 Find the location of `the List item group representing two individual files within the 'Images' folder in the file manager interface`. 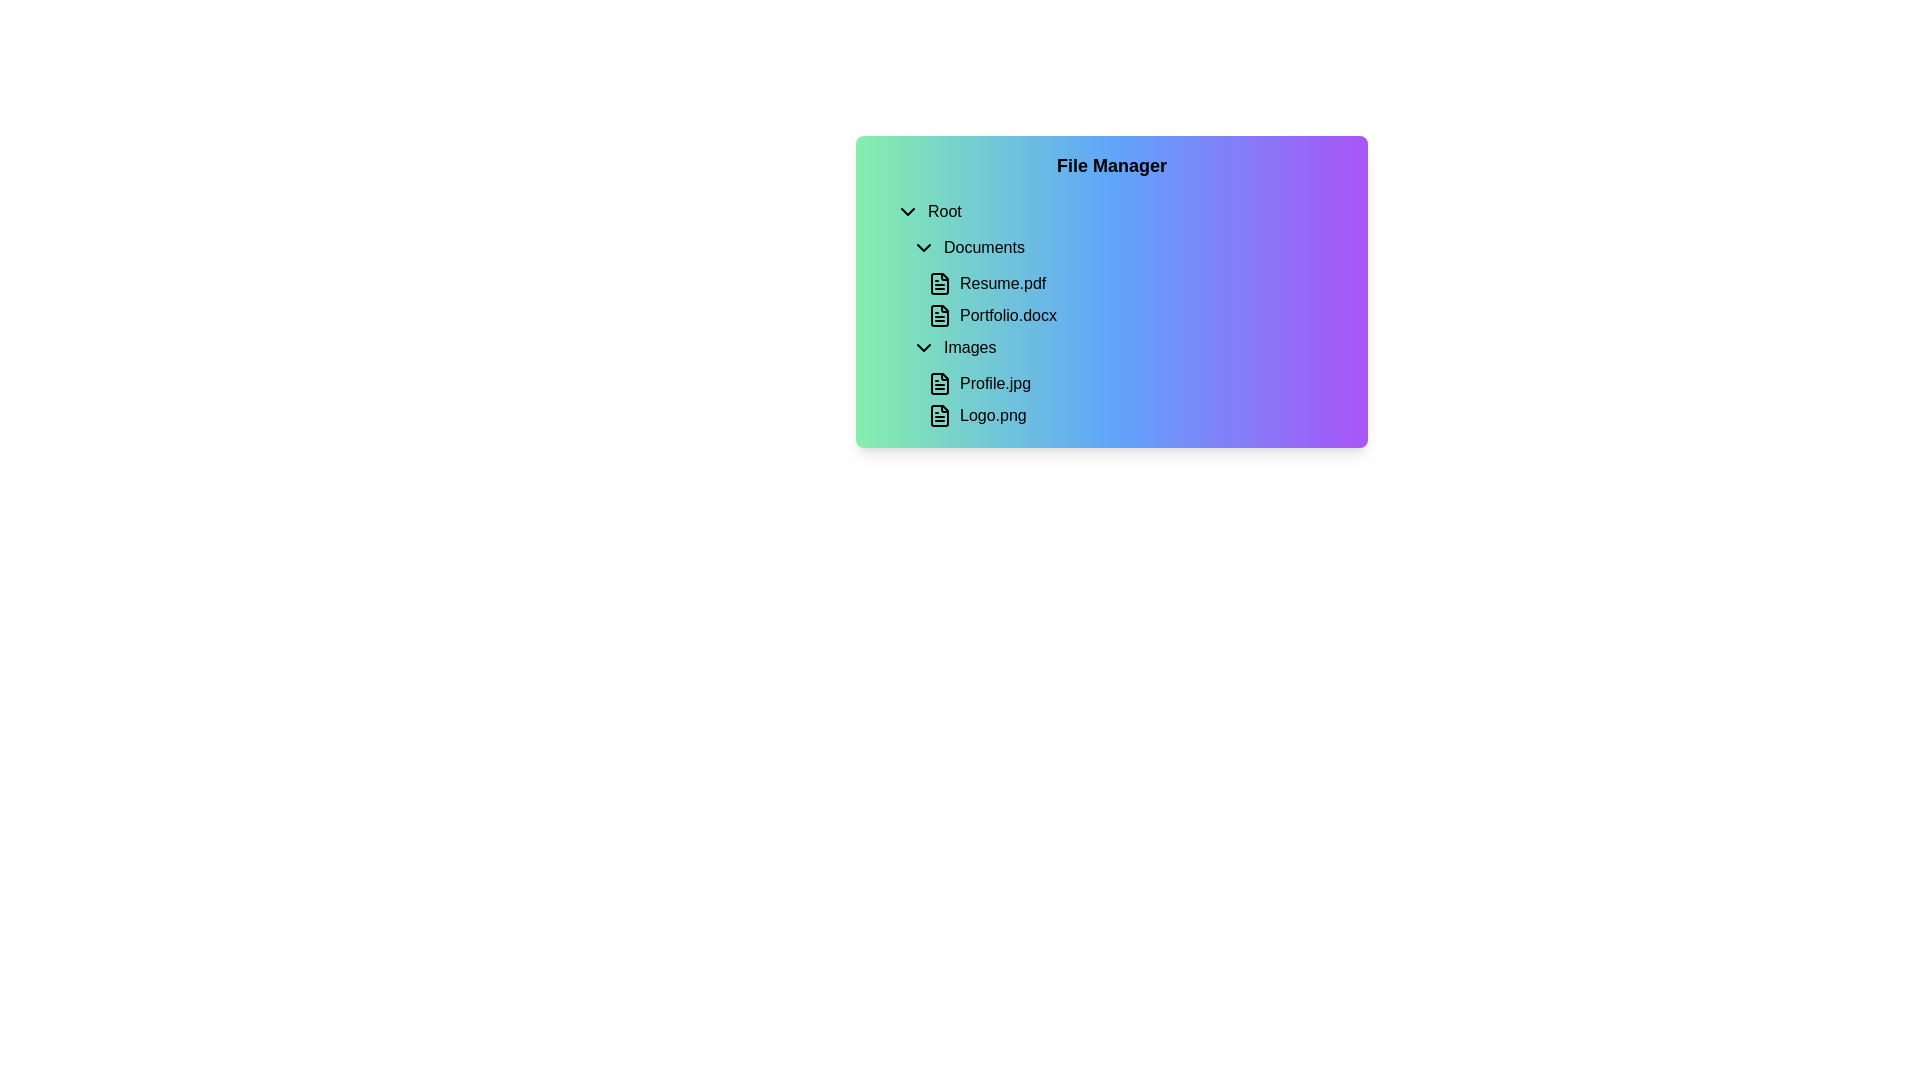

the List item group representing two individual files within the 'Images' folder in the file manager interface is located at coordinates (1128, 400).